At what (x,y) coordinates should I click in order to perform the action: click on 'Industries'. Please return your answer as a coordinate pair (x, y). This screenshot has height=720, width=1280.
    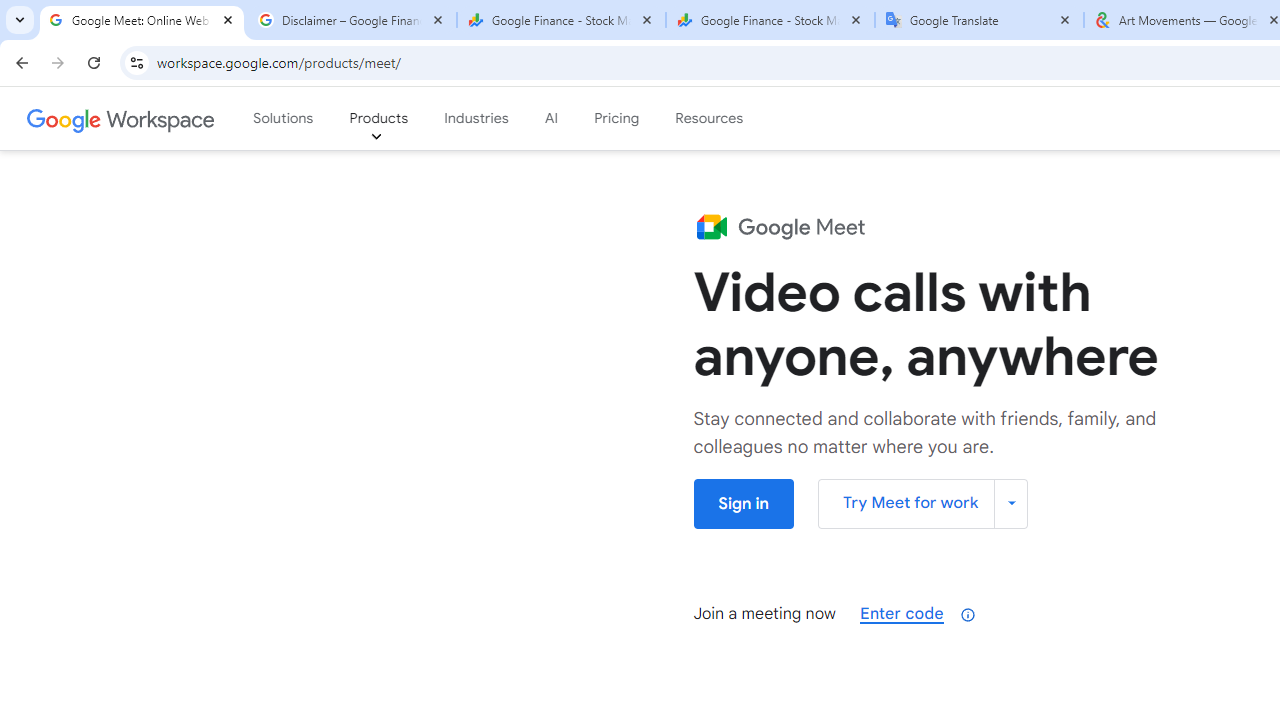
    Looking at the image, I should click on (475, 119).